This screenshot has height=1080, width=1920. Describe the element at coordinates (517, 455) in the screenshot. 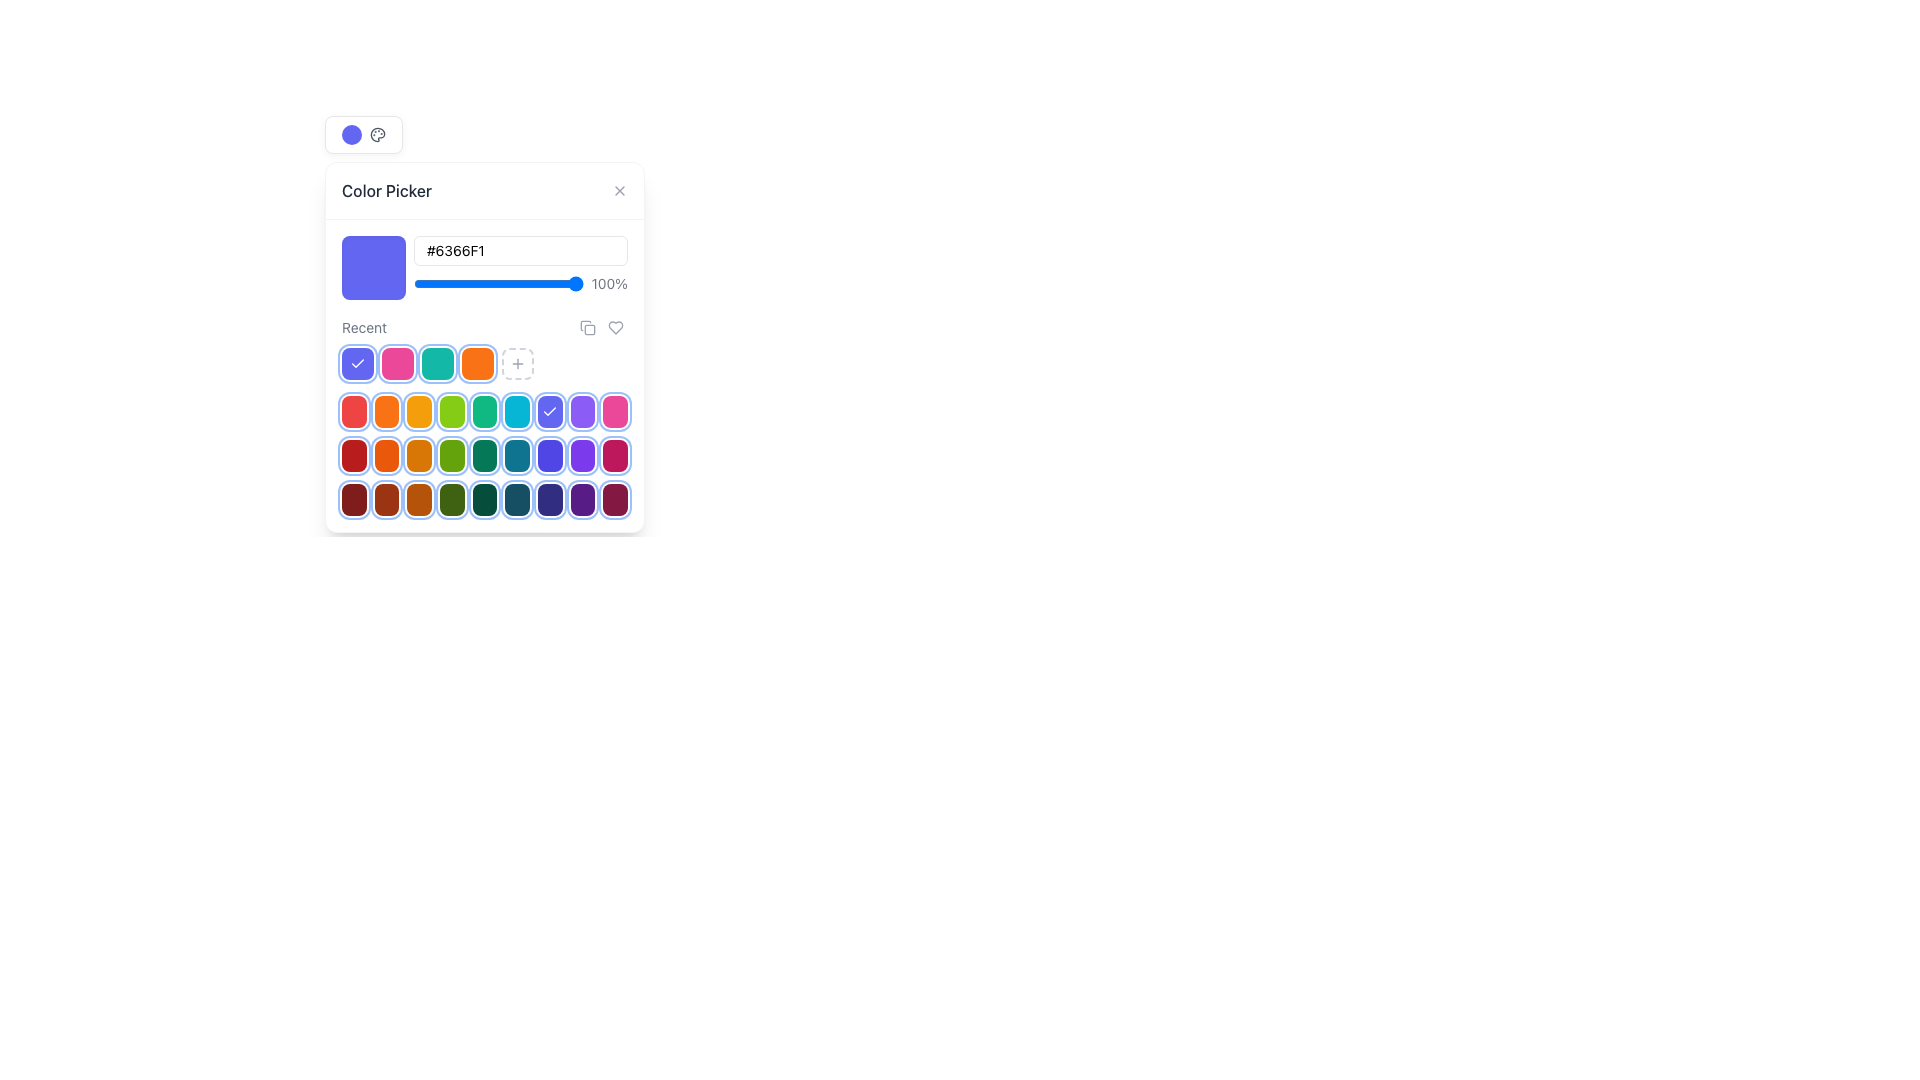

I see `the blue-green color selection button located in the third row and sixth column of the 'Color Picker' popup` at that location.